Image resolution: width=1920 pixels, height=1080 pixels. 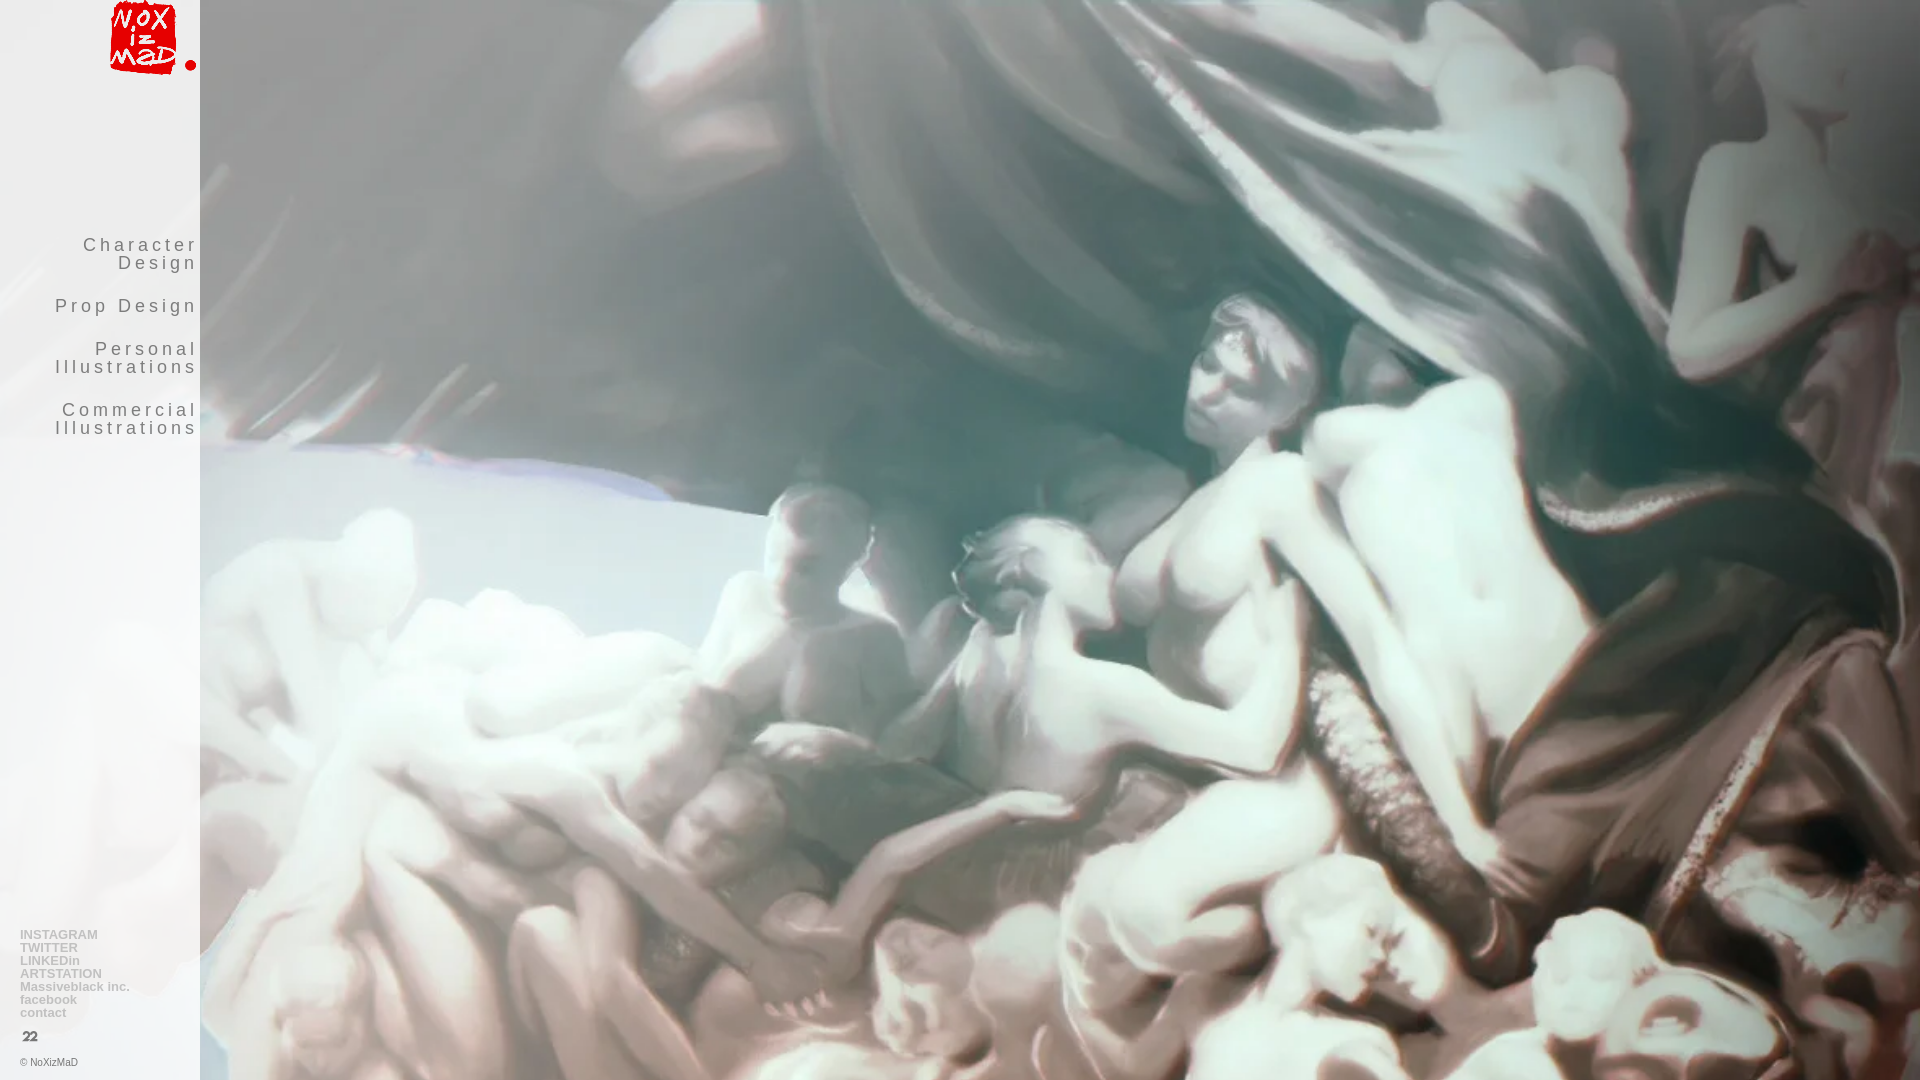 What do you see at coordinates (1, 305) in the screenshot?
I see `'Prop Design'` at bounding box center [1, 305].